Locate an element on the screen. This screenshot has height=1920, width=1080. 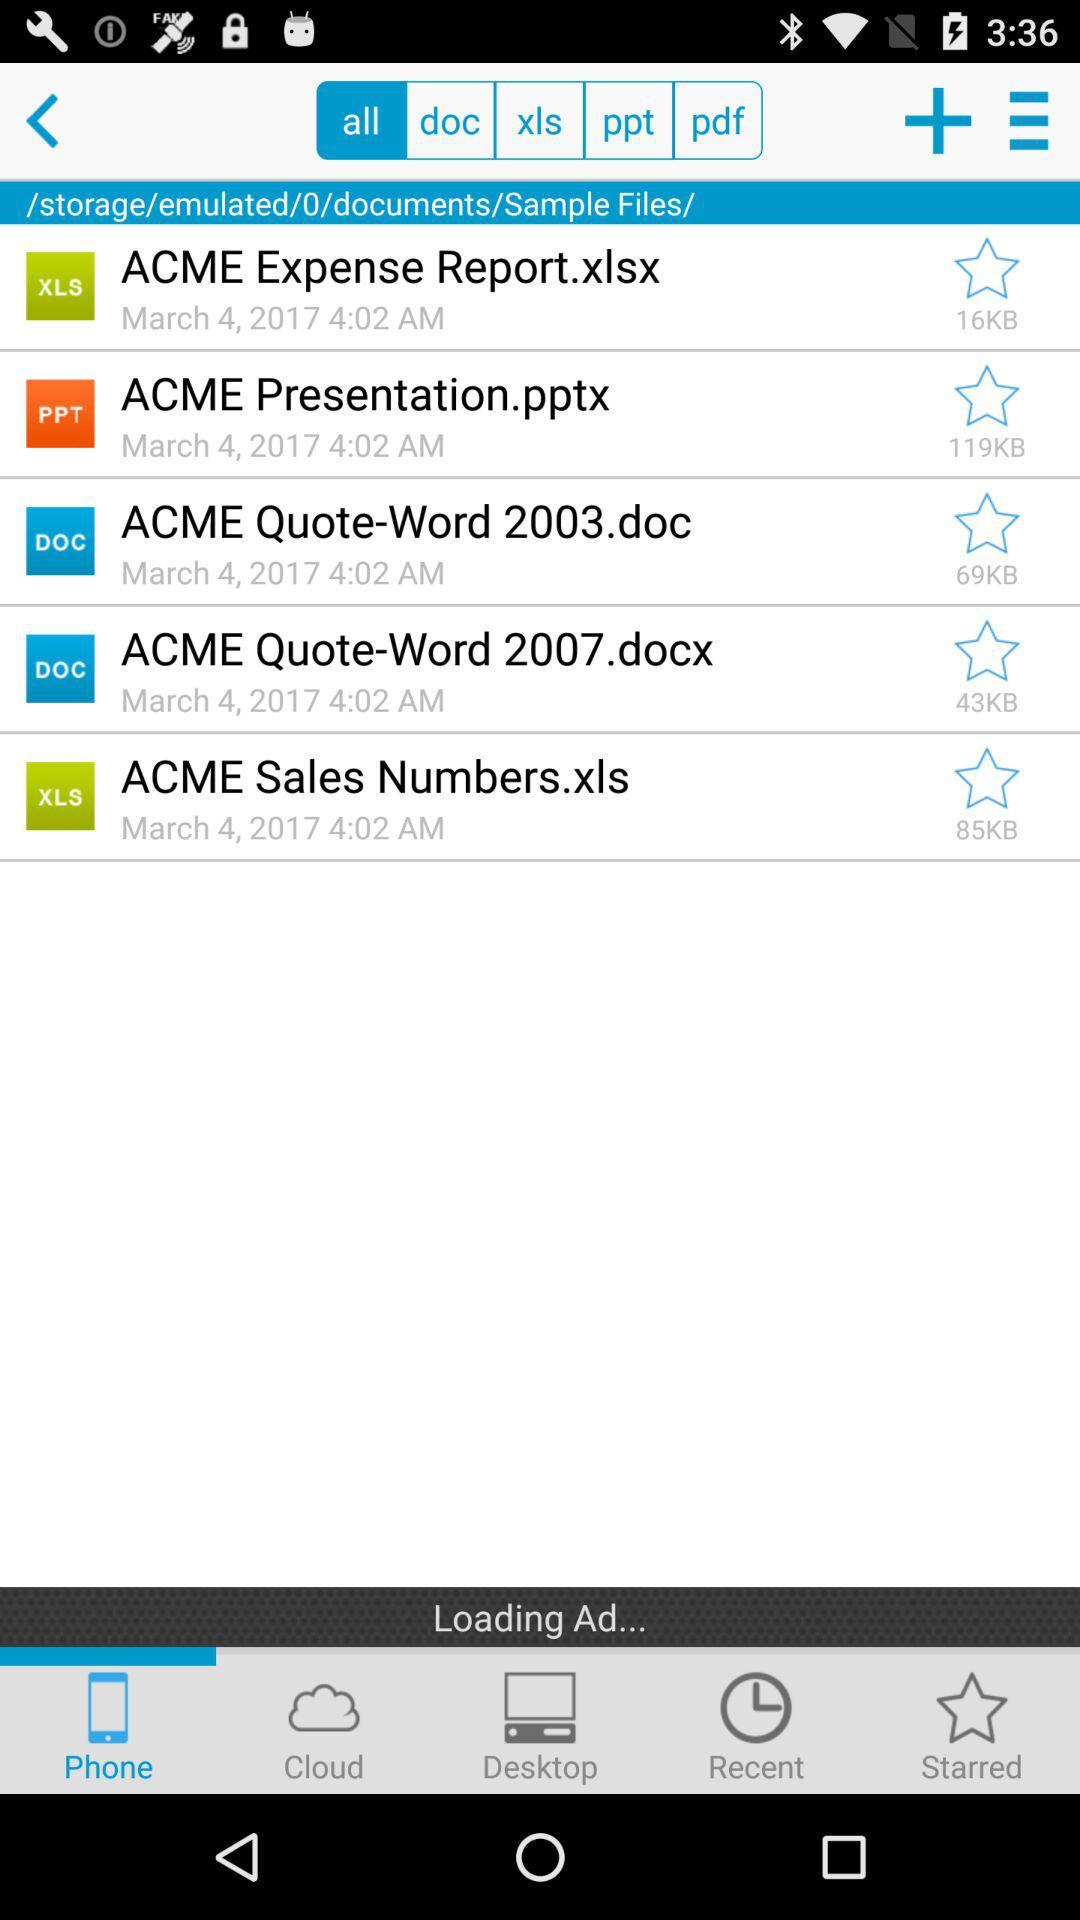
the item next to the doc radio button is located at coordinates (361, 119).